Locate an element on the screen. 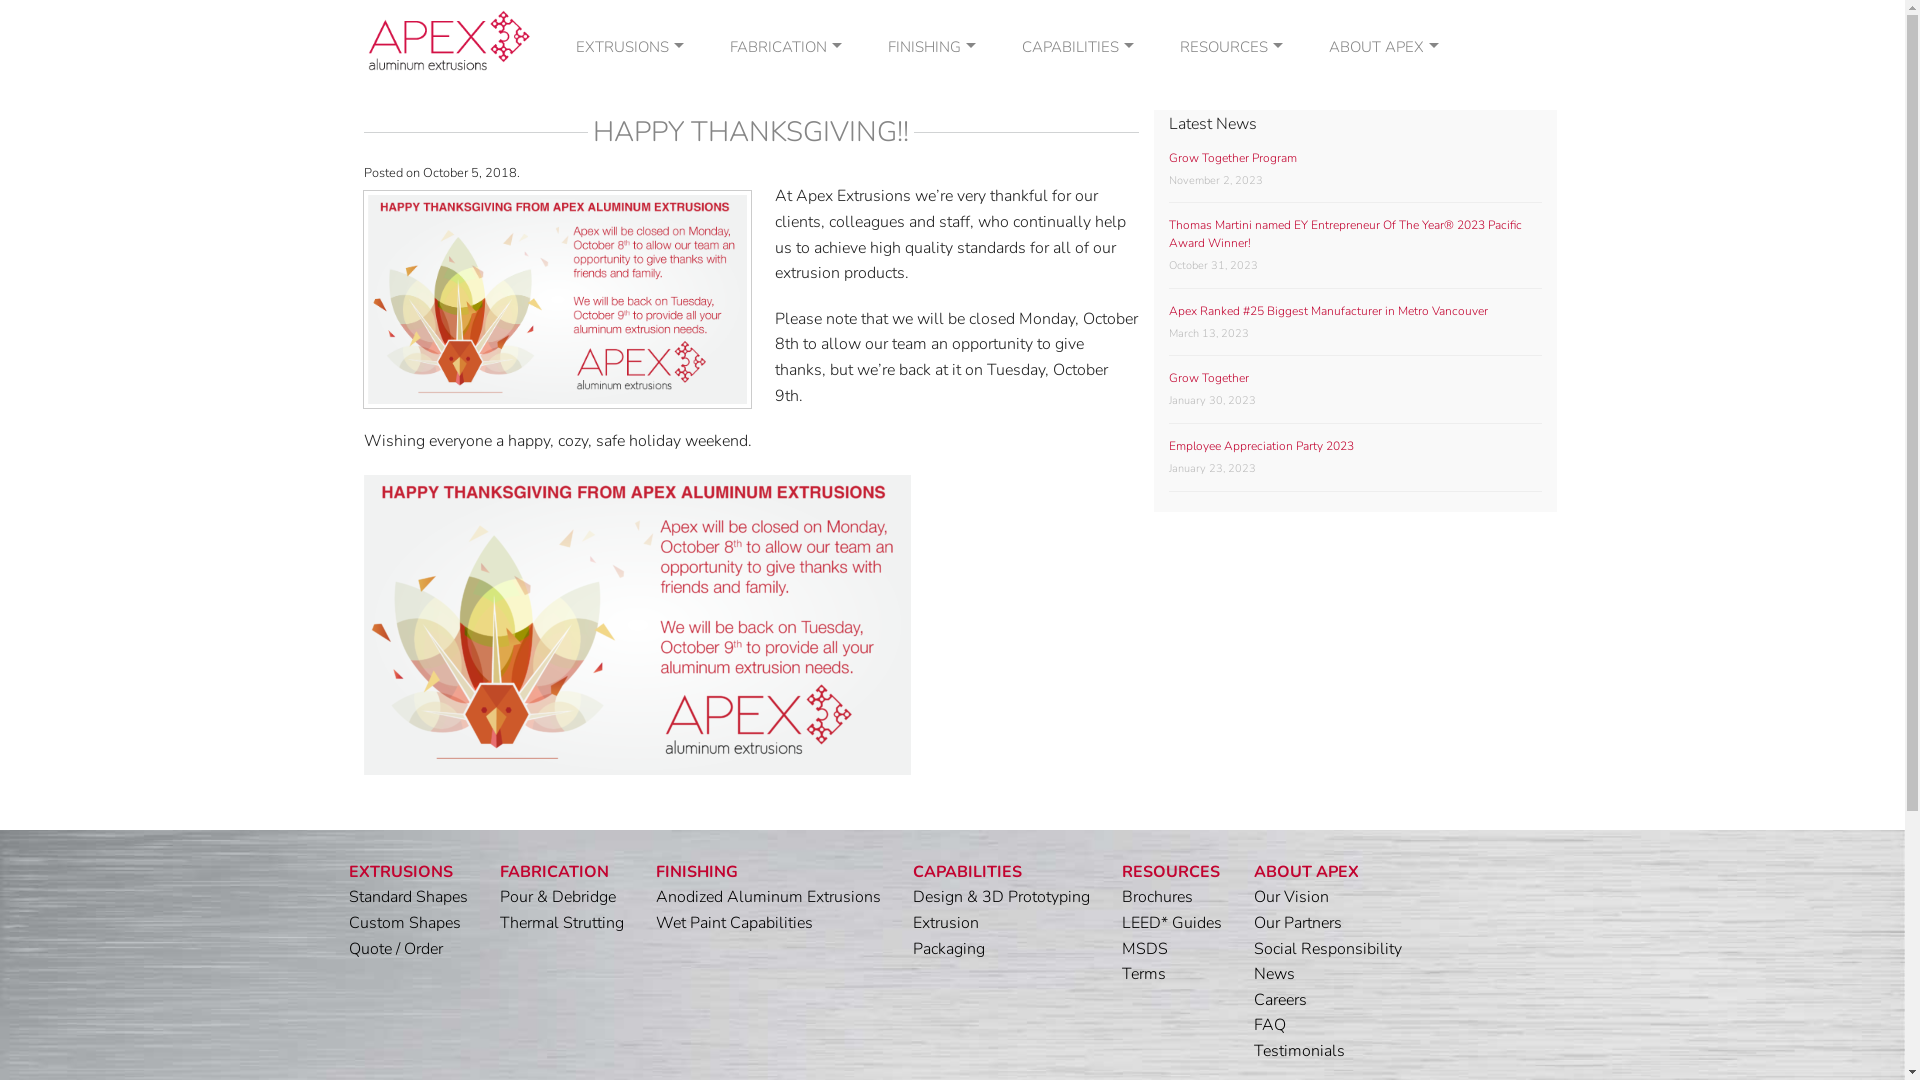 This screenshot has height=1080, width=1920. 'CAPABILITIES' is located at coordinates (1075, 46).